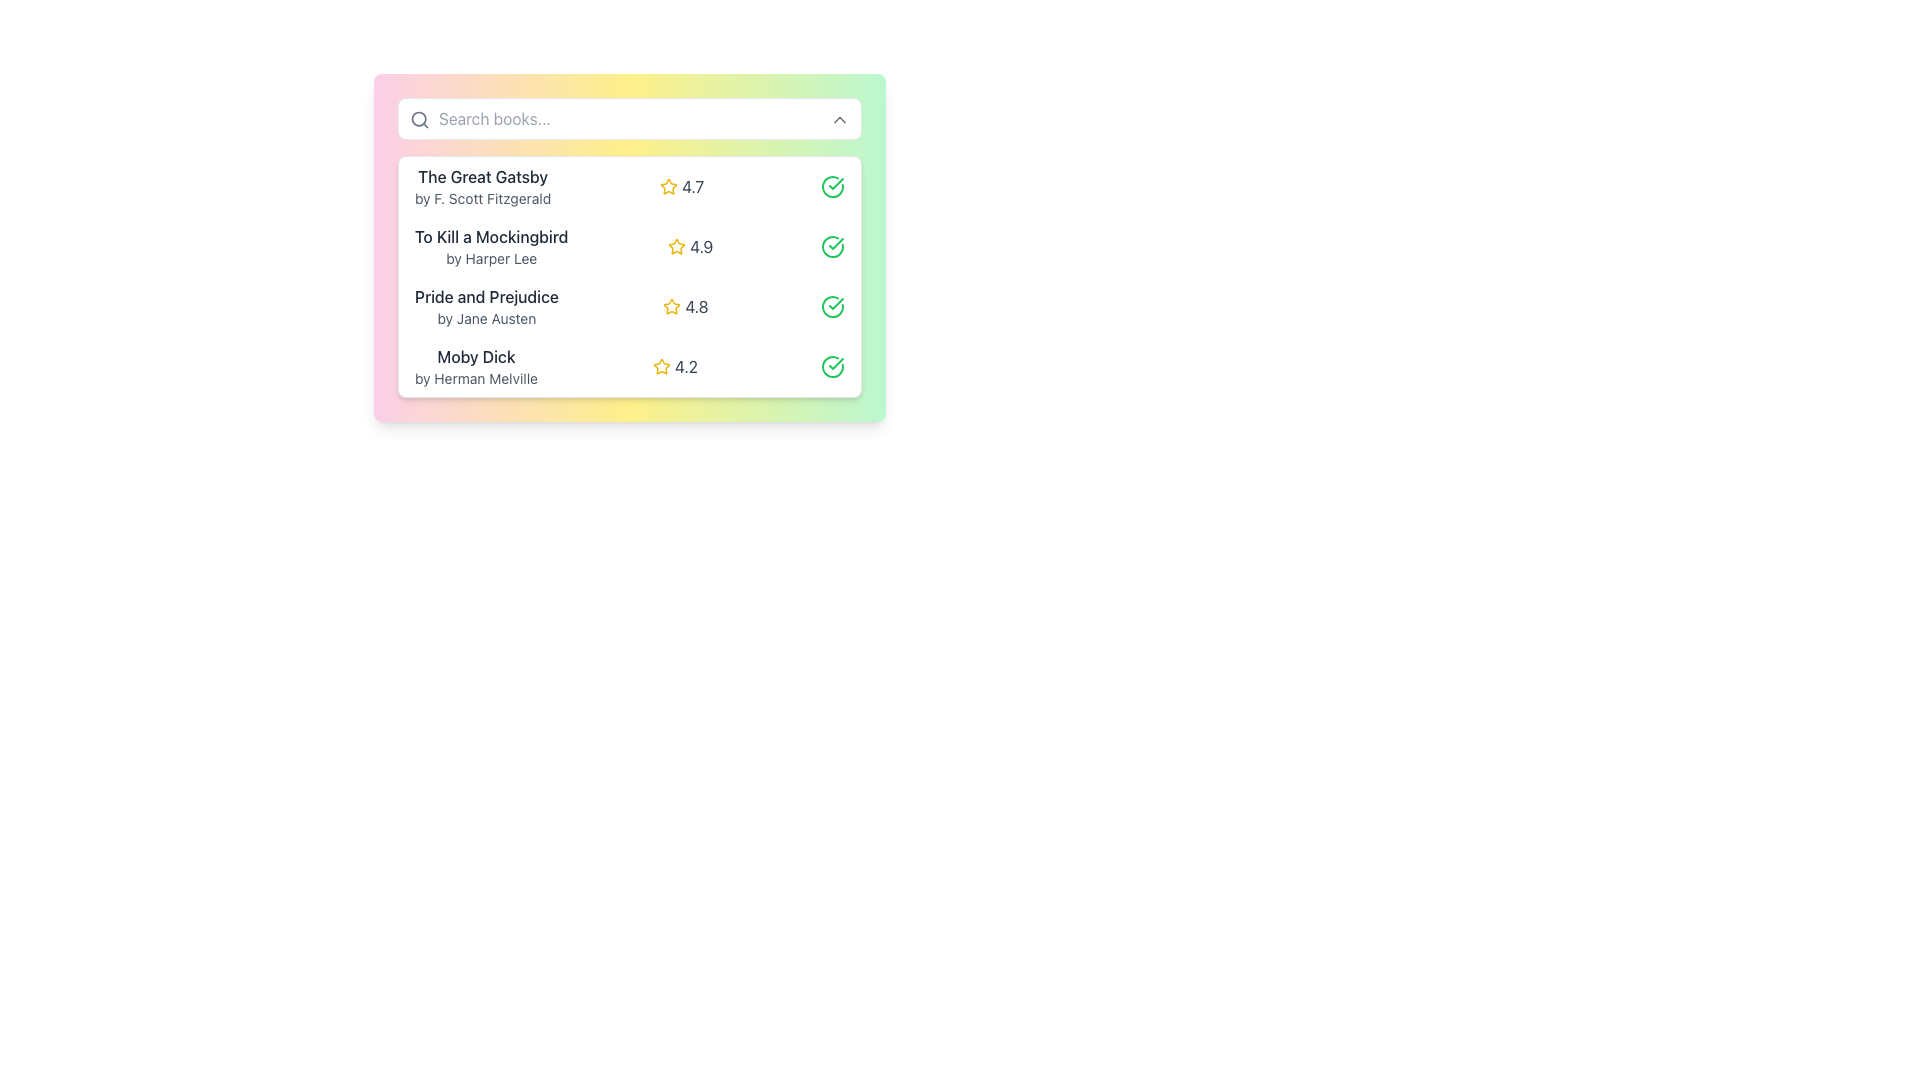 Image resolution: width=1920 pixels, height=1080 pixels. What do you see at coordinates (668, 185) in the screenshot?
I see `the golden-yellow star-shaped icon which indicates a rating or favorite functionality, located directly to the left of the rating score '4.7'` at bounding box center [668, 185].